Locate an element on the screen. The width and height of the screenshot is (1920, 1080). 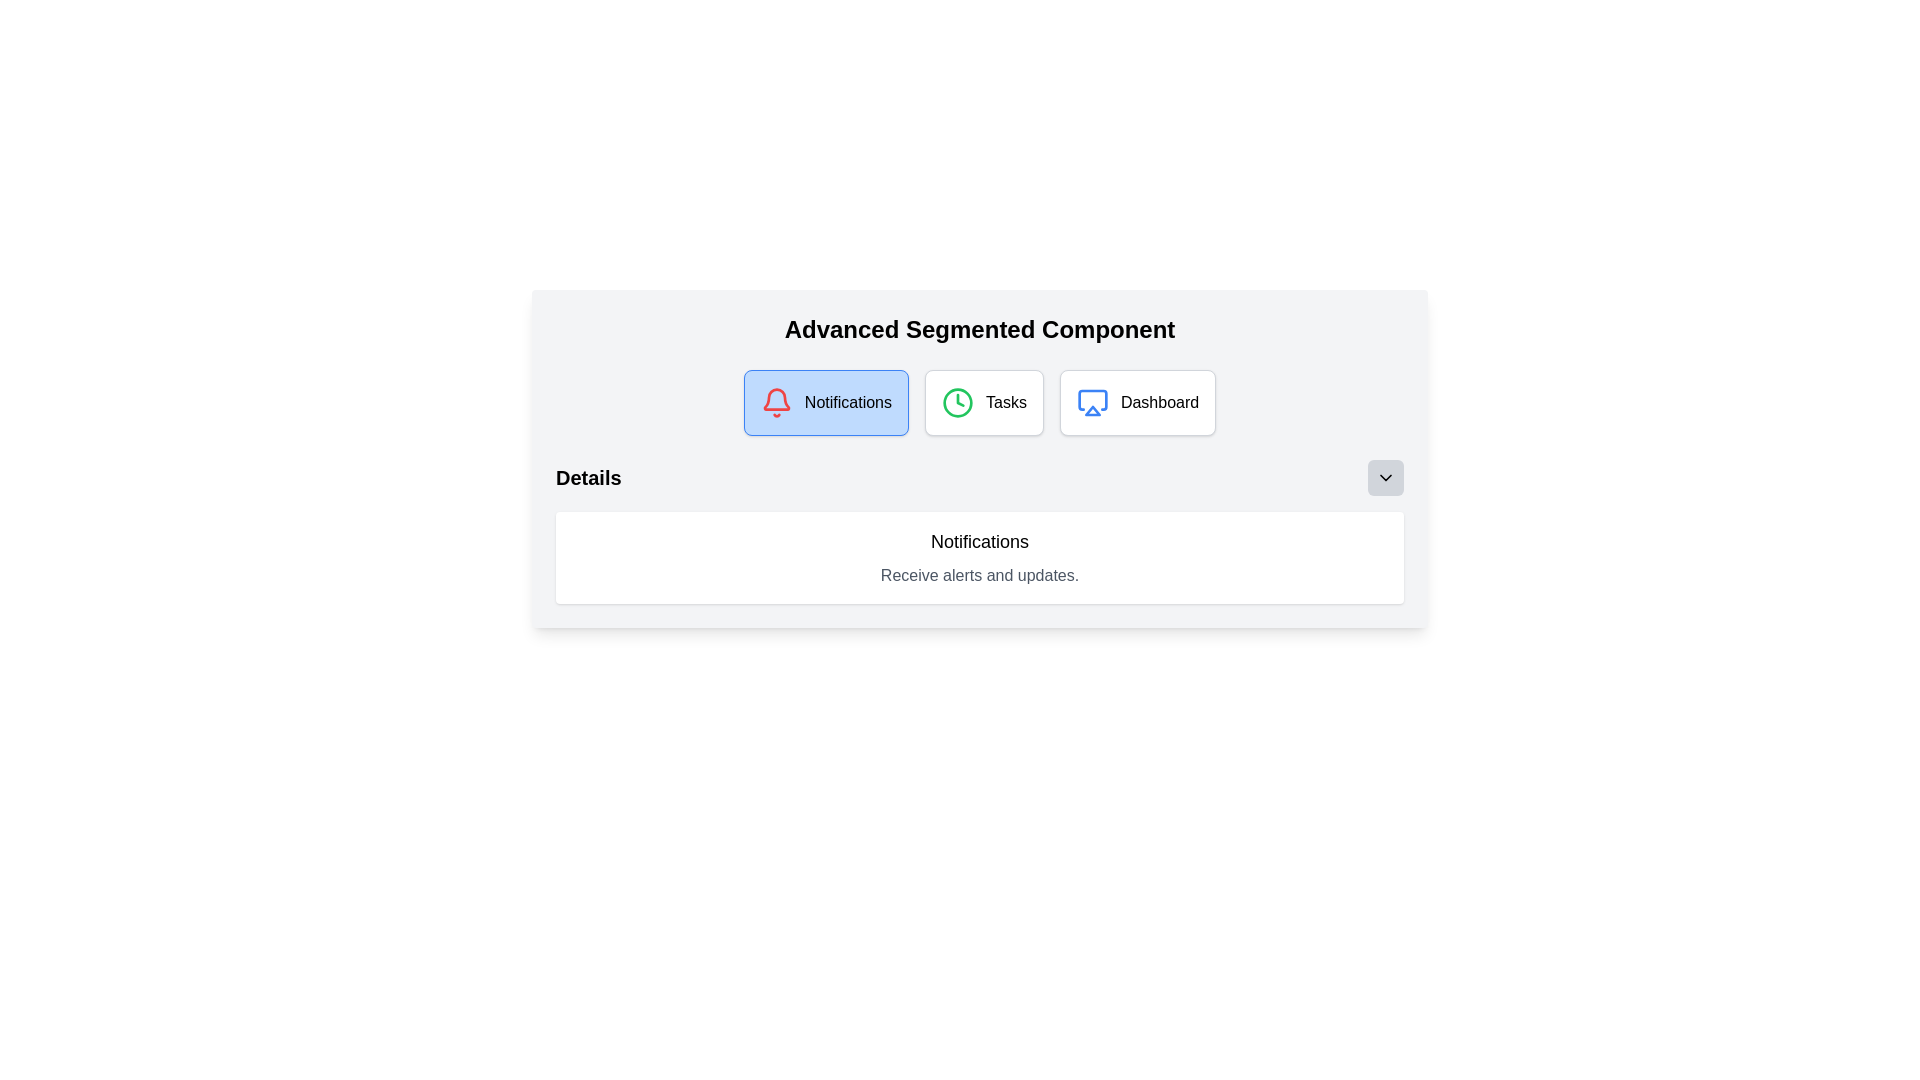
the downward chevron arrow icon located inside the button at the top-right corner of the 'Details' box is located at coordinates (1385, 478).